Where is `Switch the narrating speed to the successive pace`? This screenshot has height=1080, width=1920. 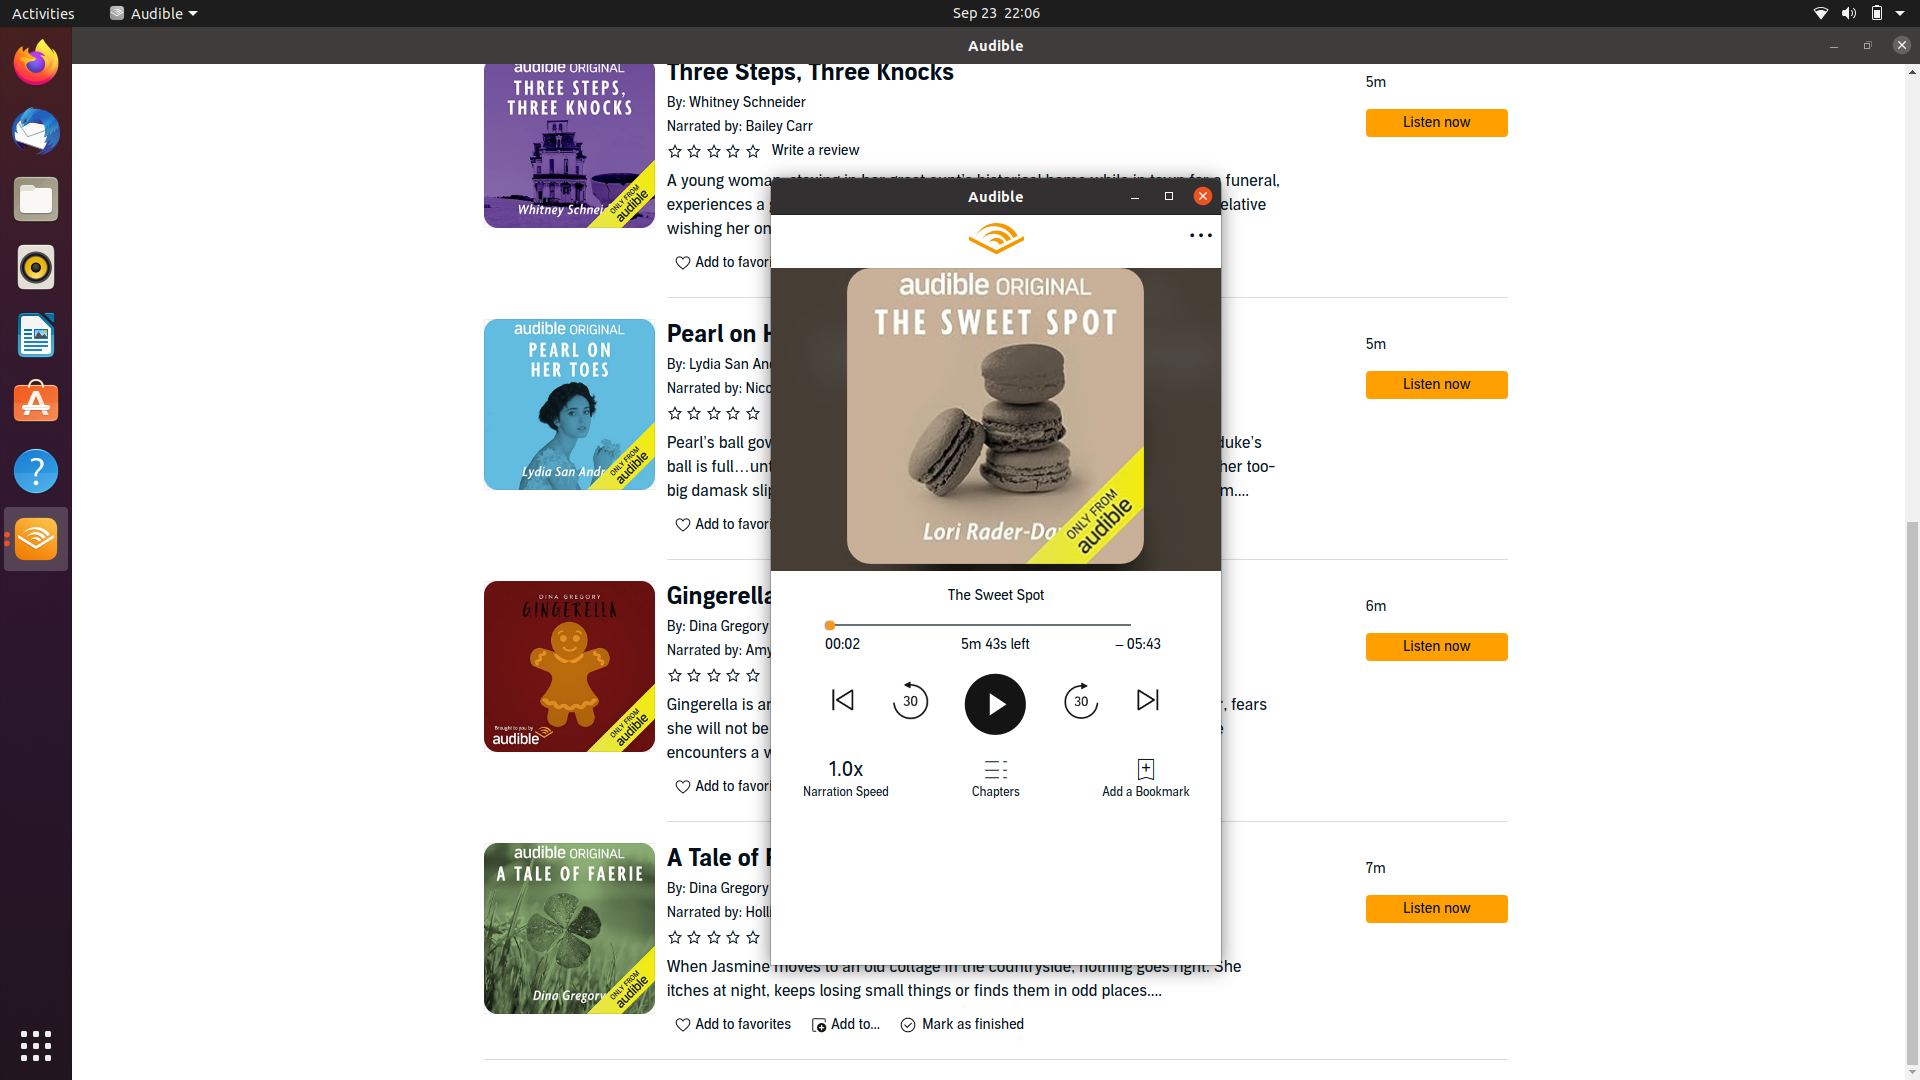
Switch the narrating speed to the successive pace is located at coordinates (846, 774).